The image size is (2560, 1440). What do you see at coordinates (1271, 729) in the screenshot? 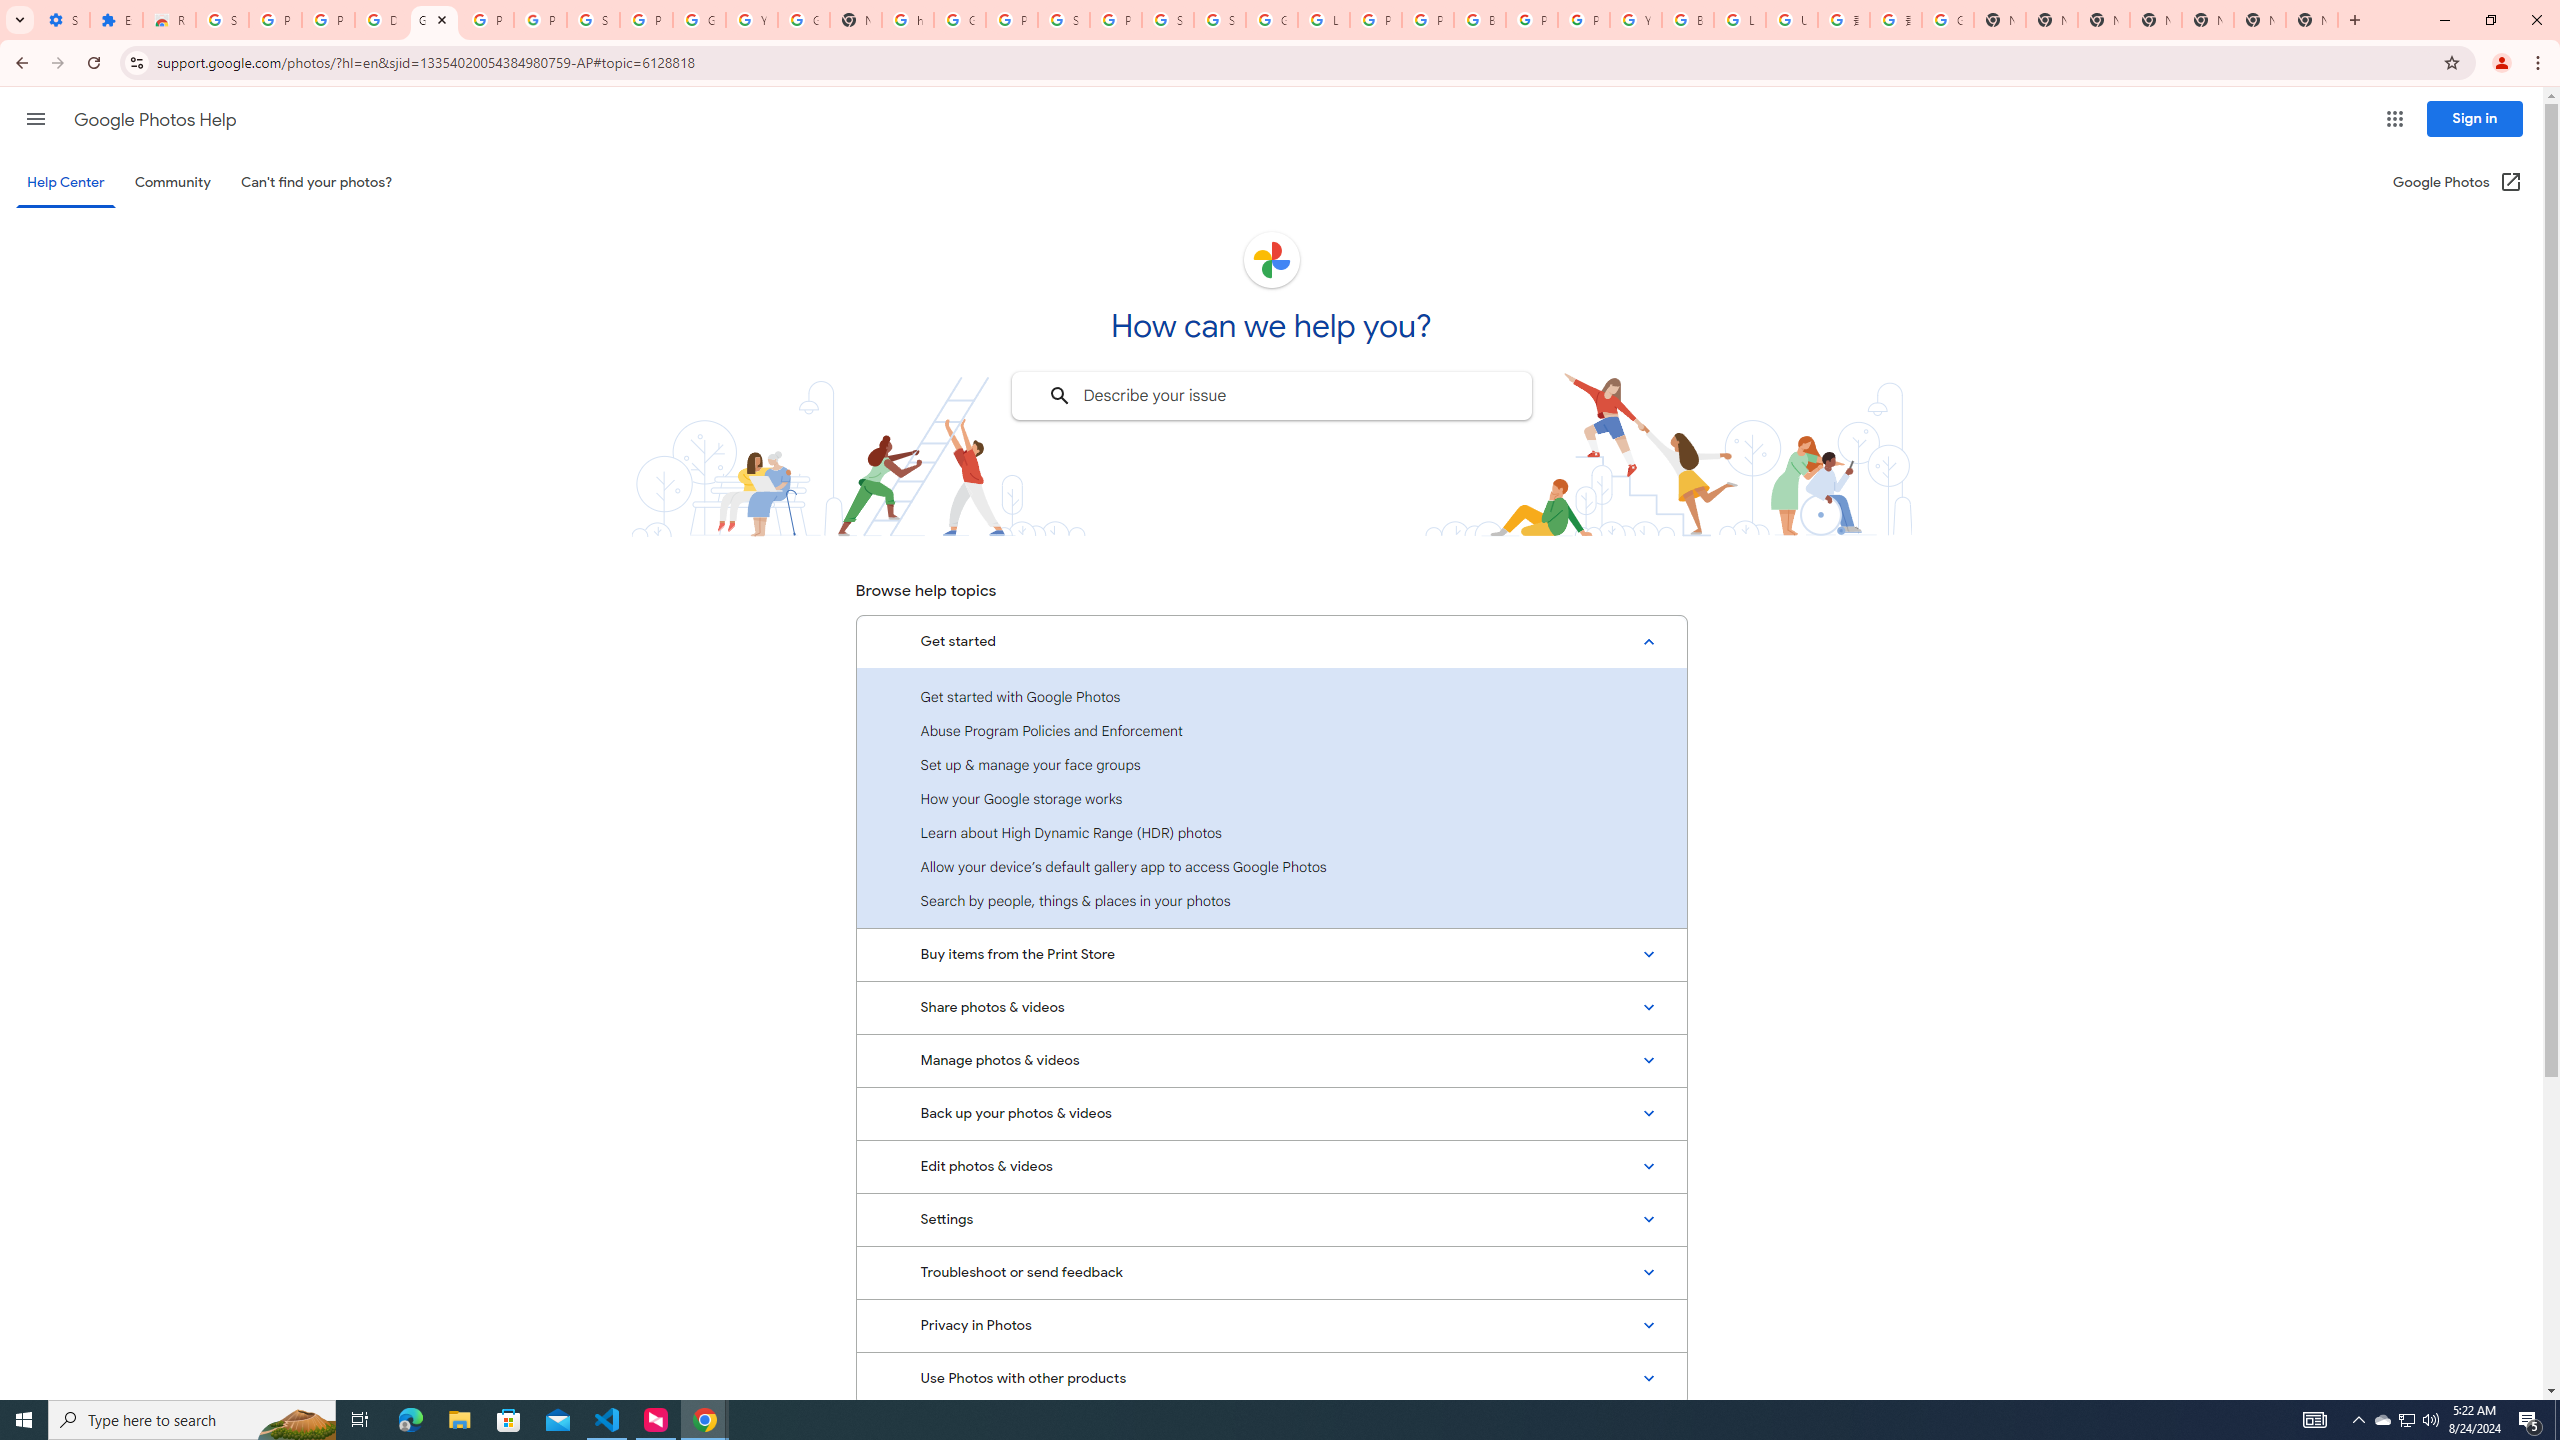
I see `'Abuse Program Policies and Enforcement'` at bounding box center [1271, 729].